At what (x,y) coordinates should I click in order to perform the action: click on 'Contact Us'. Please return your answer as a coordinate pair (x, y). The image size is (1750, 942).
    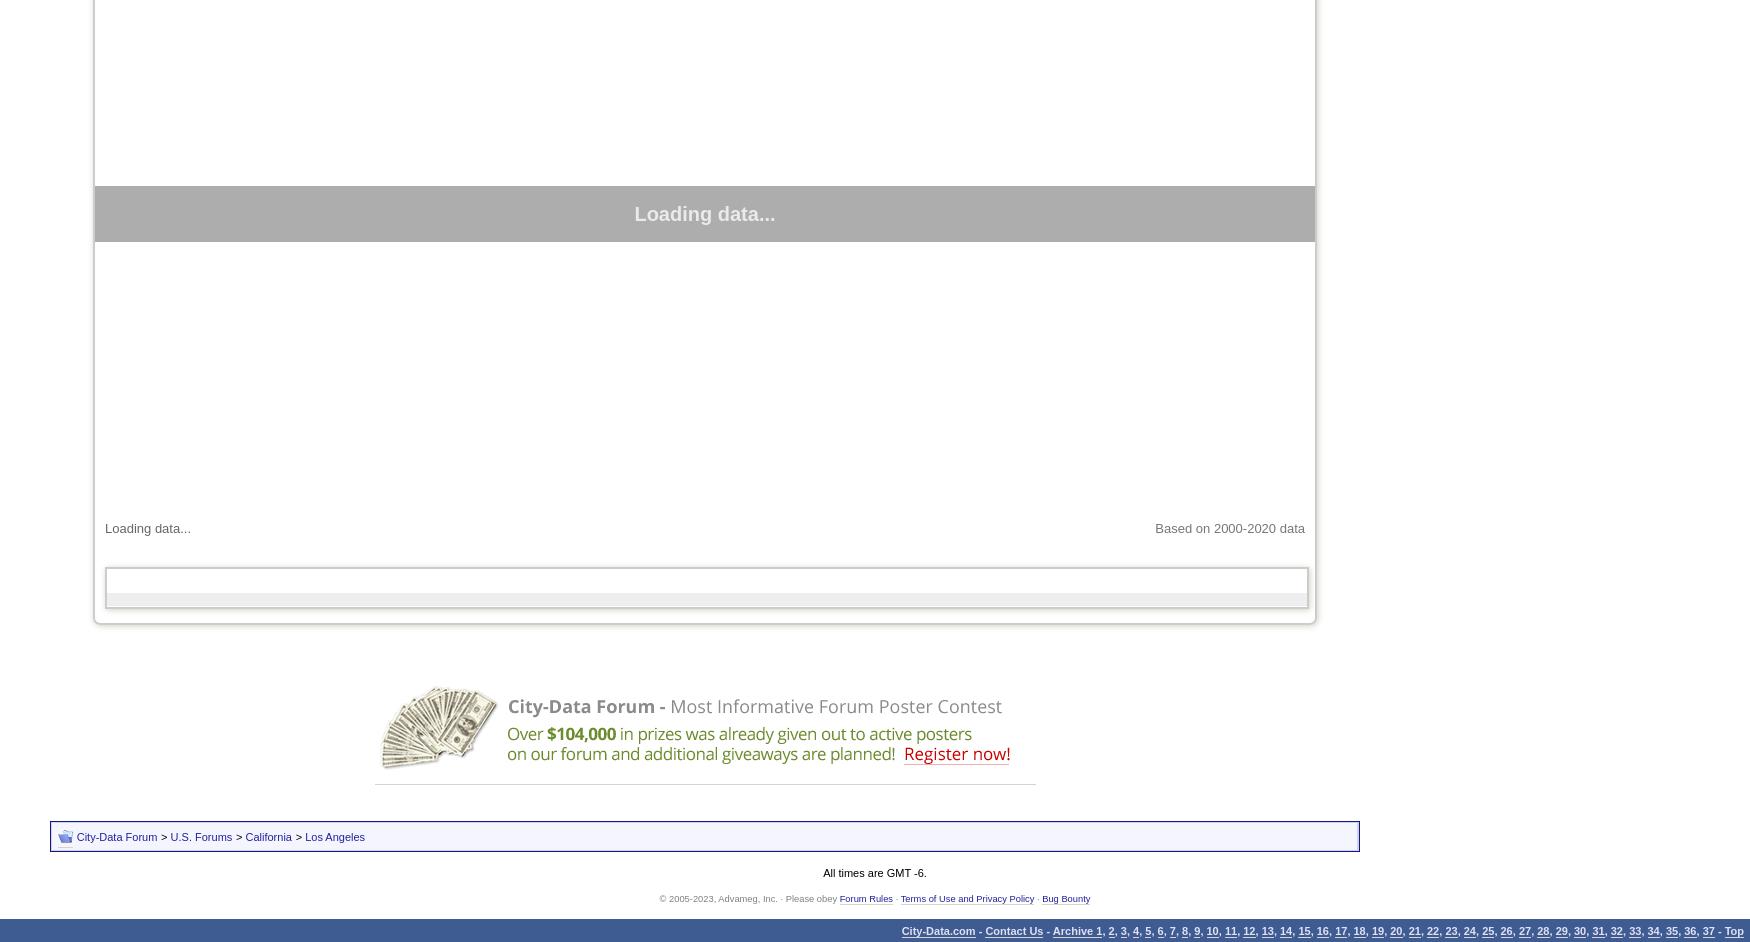
    Looking at the image, I should click on (1012, 929).